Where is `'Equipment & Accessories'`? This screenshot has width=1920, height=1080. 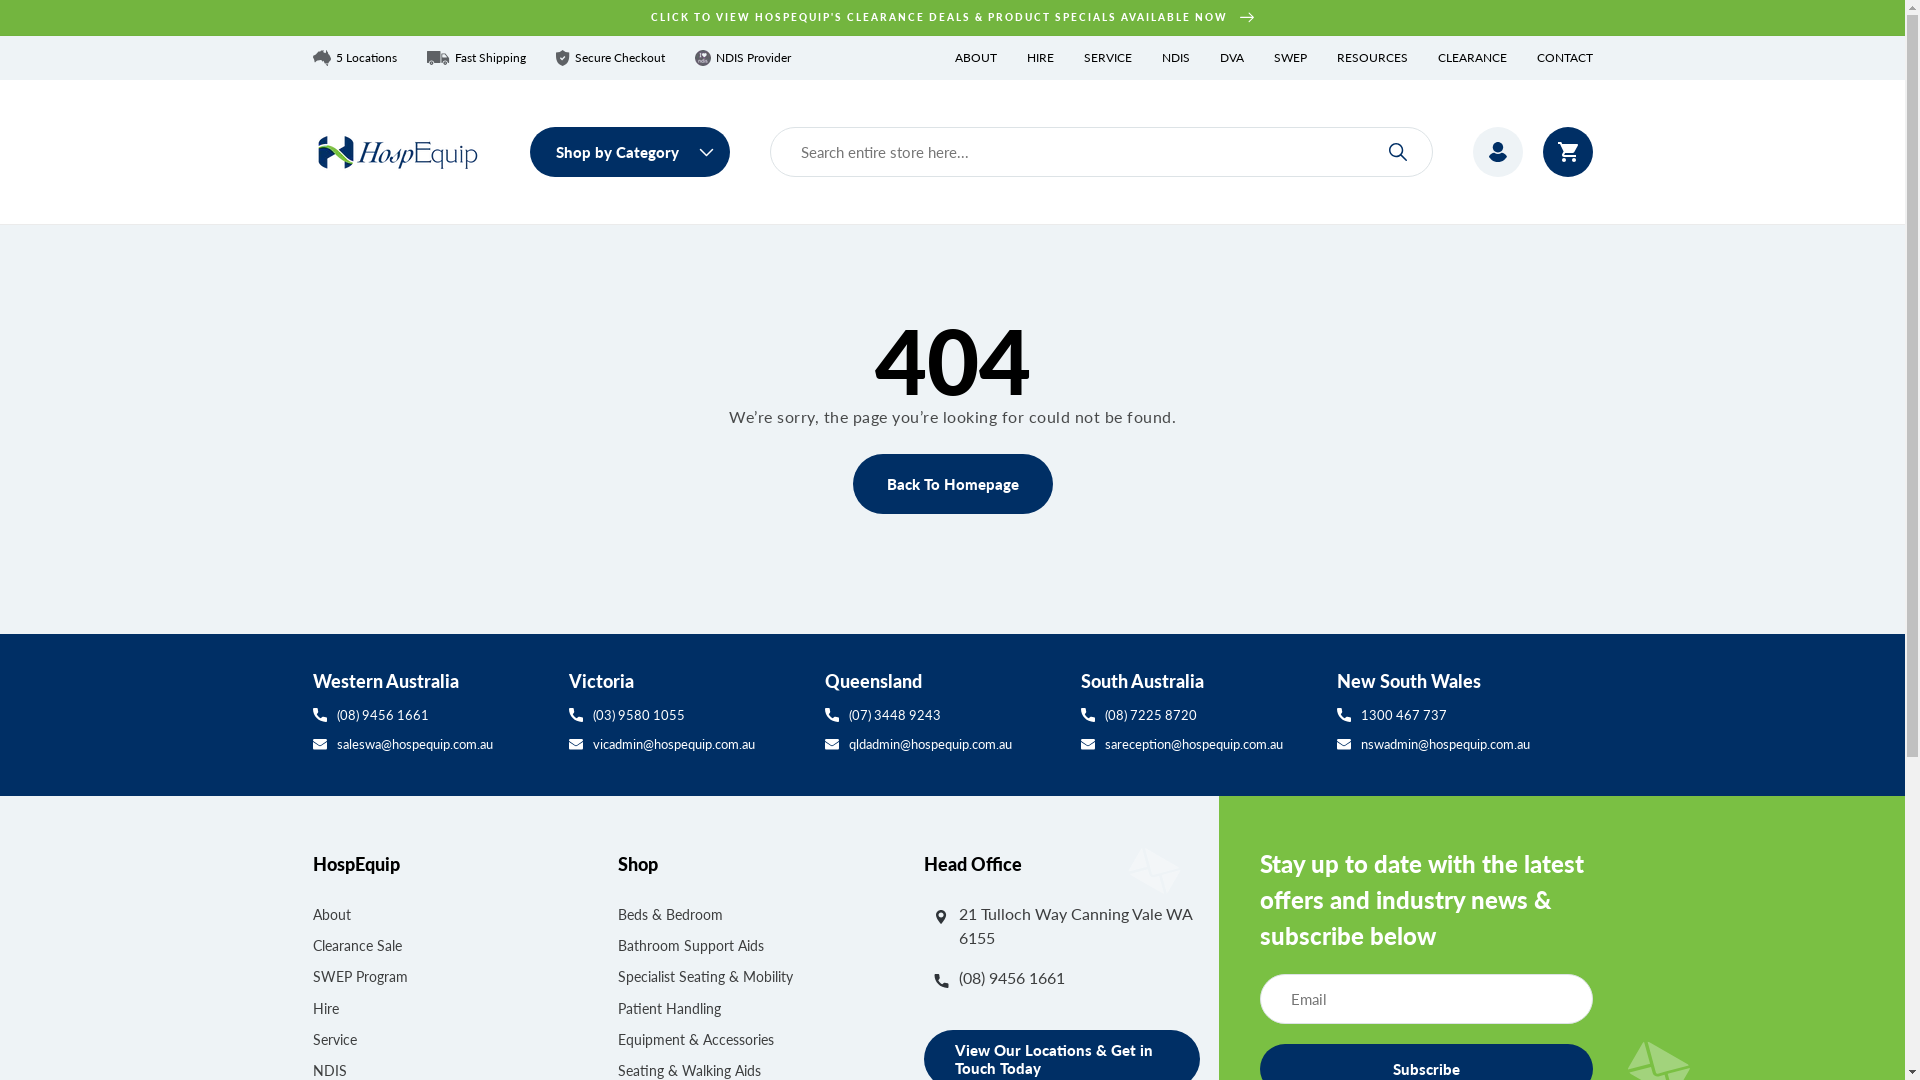
'Equipment & Accessories' is located at coordinates (696, 1038).